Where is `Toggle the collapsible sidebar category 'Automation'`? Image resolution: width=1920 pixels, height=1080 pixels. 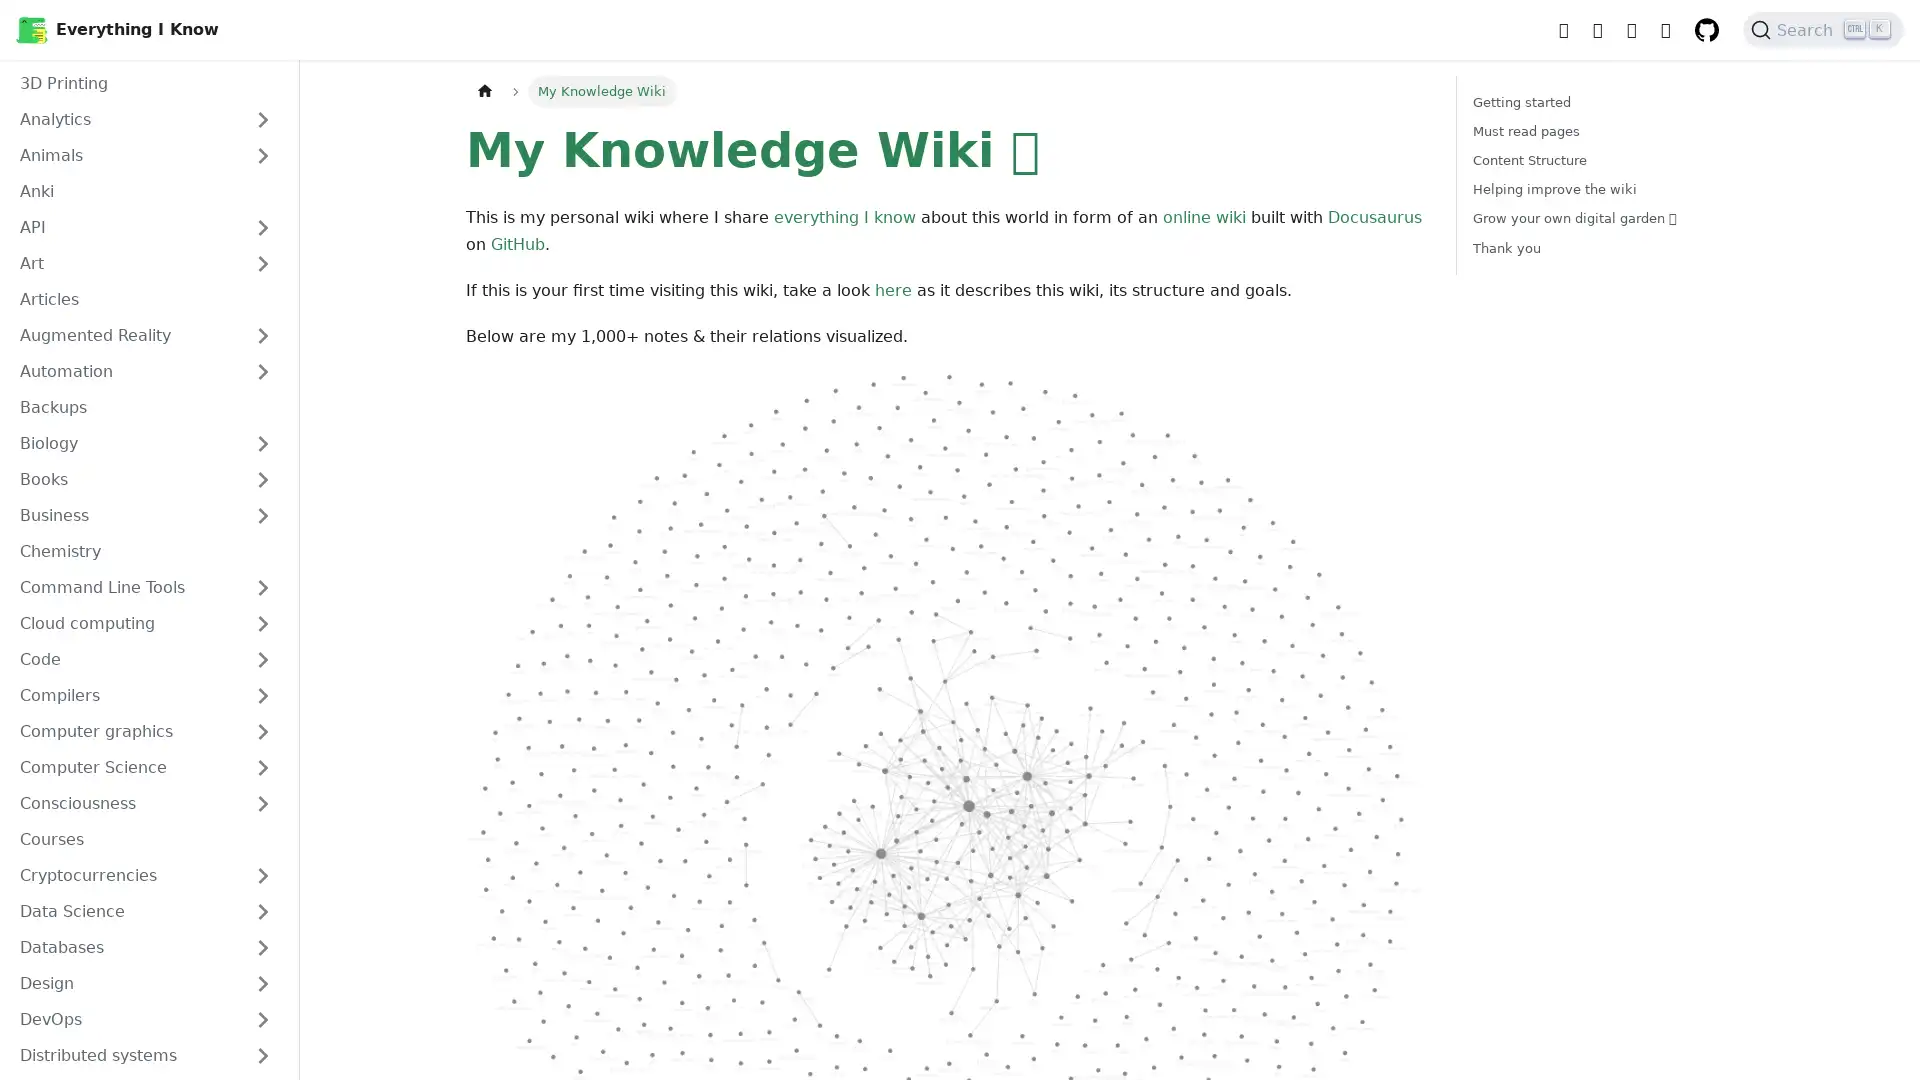 Toggle the collapsible sidebar category 'Automation' is located at coordinates (262, 371).